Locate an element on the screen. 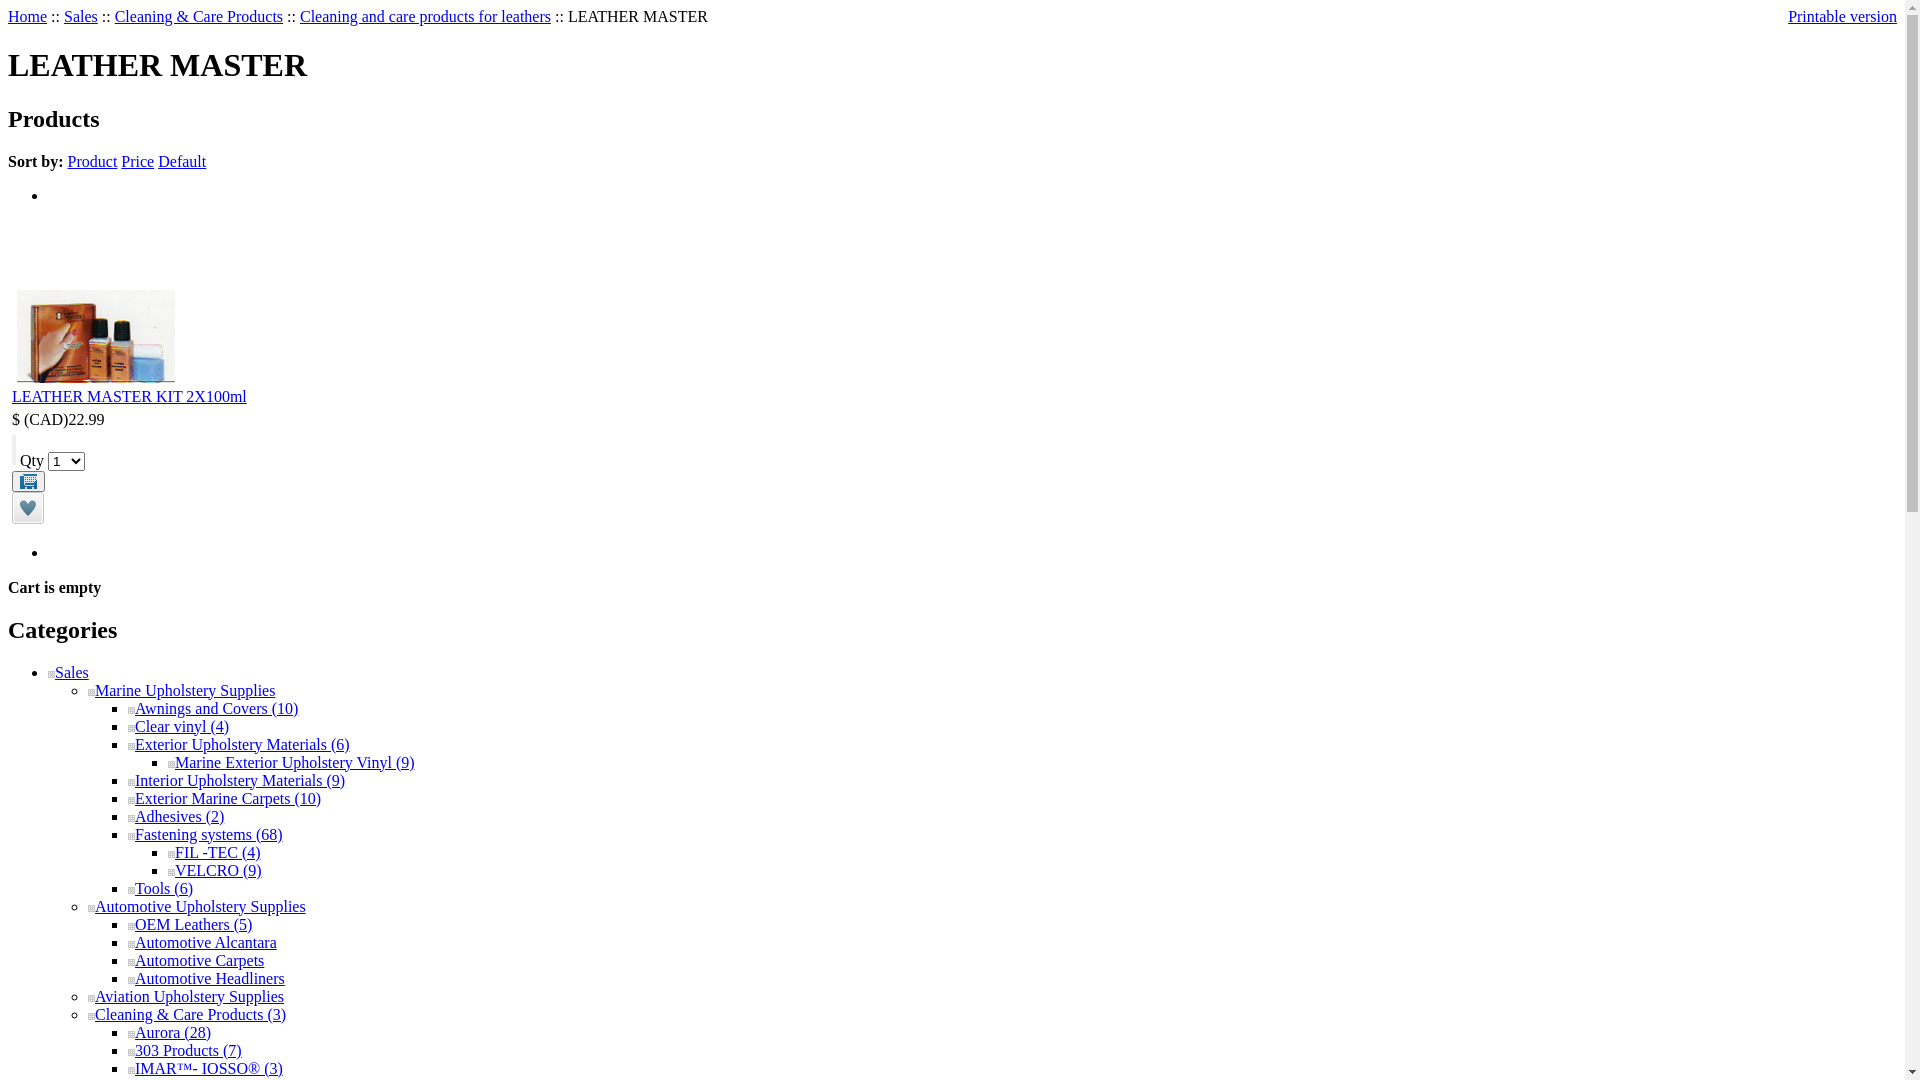  'Marine Upholstery Supplies' is located at coordinates (181, 689).